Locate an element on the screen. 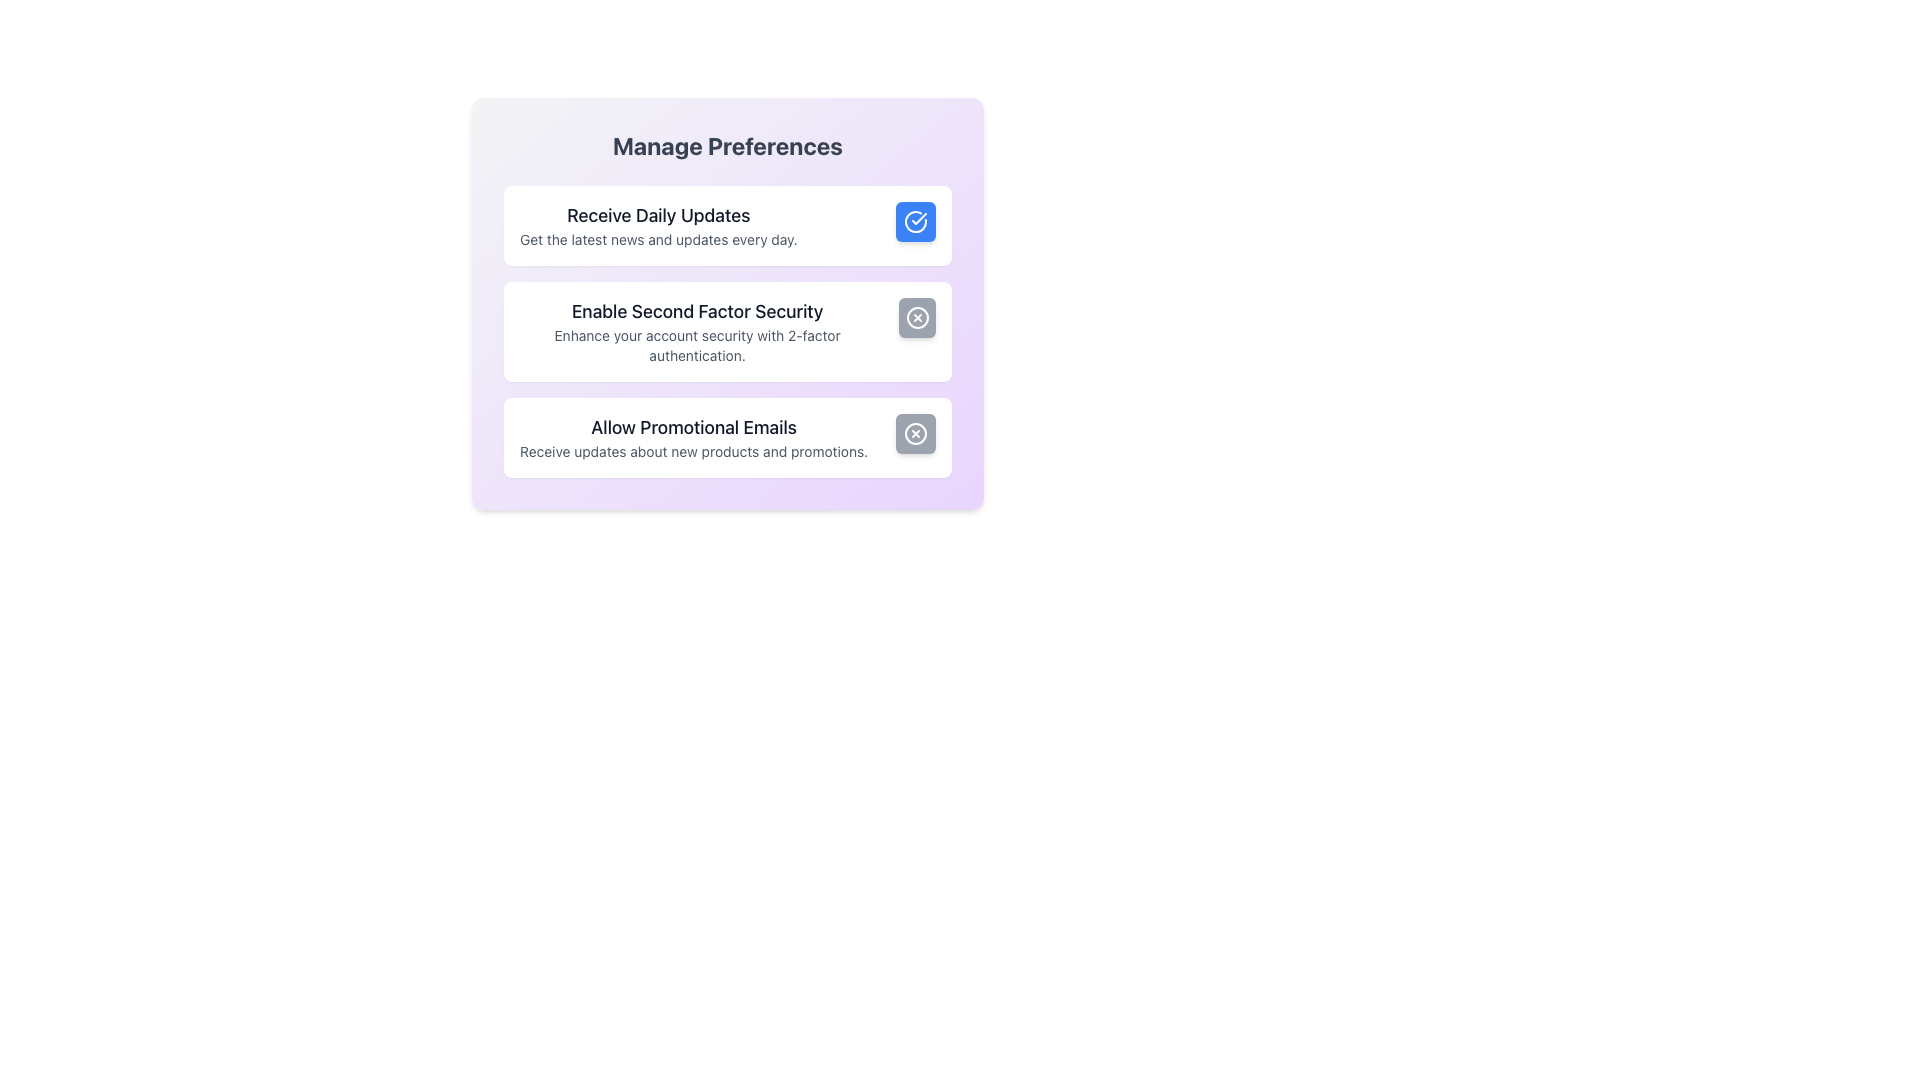  the gray circle with a white border and a white 'X' shape, which is part of the clickable icon next to the 'Allow Promotional Emails' setting option is located at coordinates (915, 433).